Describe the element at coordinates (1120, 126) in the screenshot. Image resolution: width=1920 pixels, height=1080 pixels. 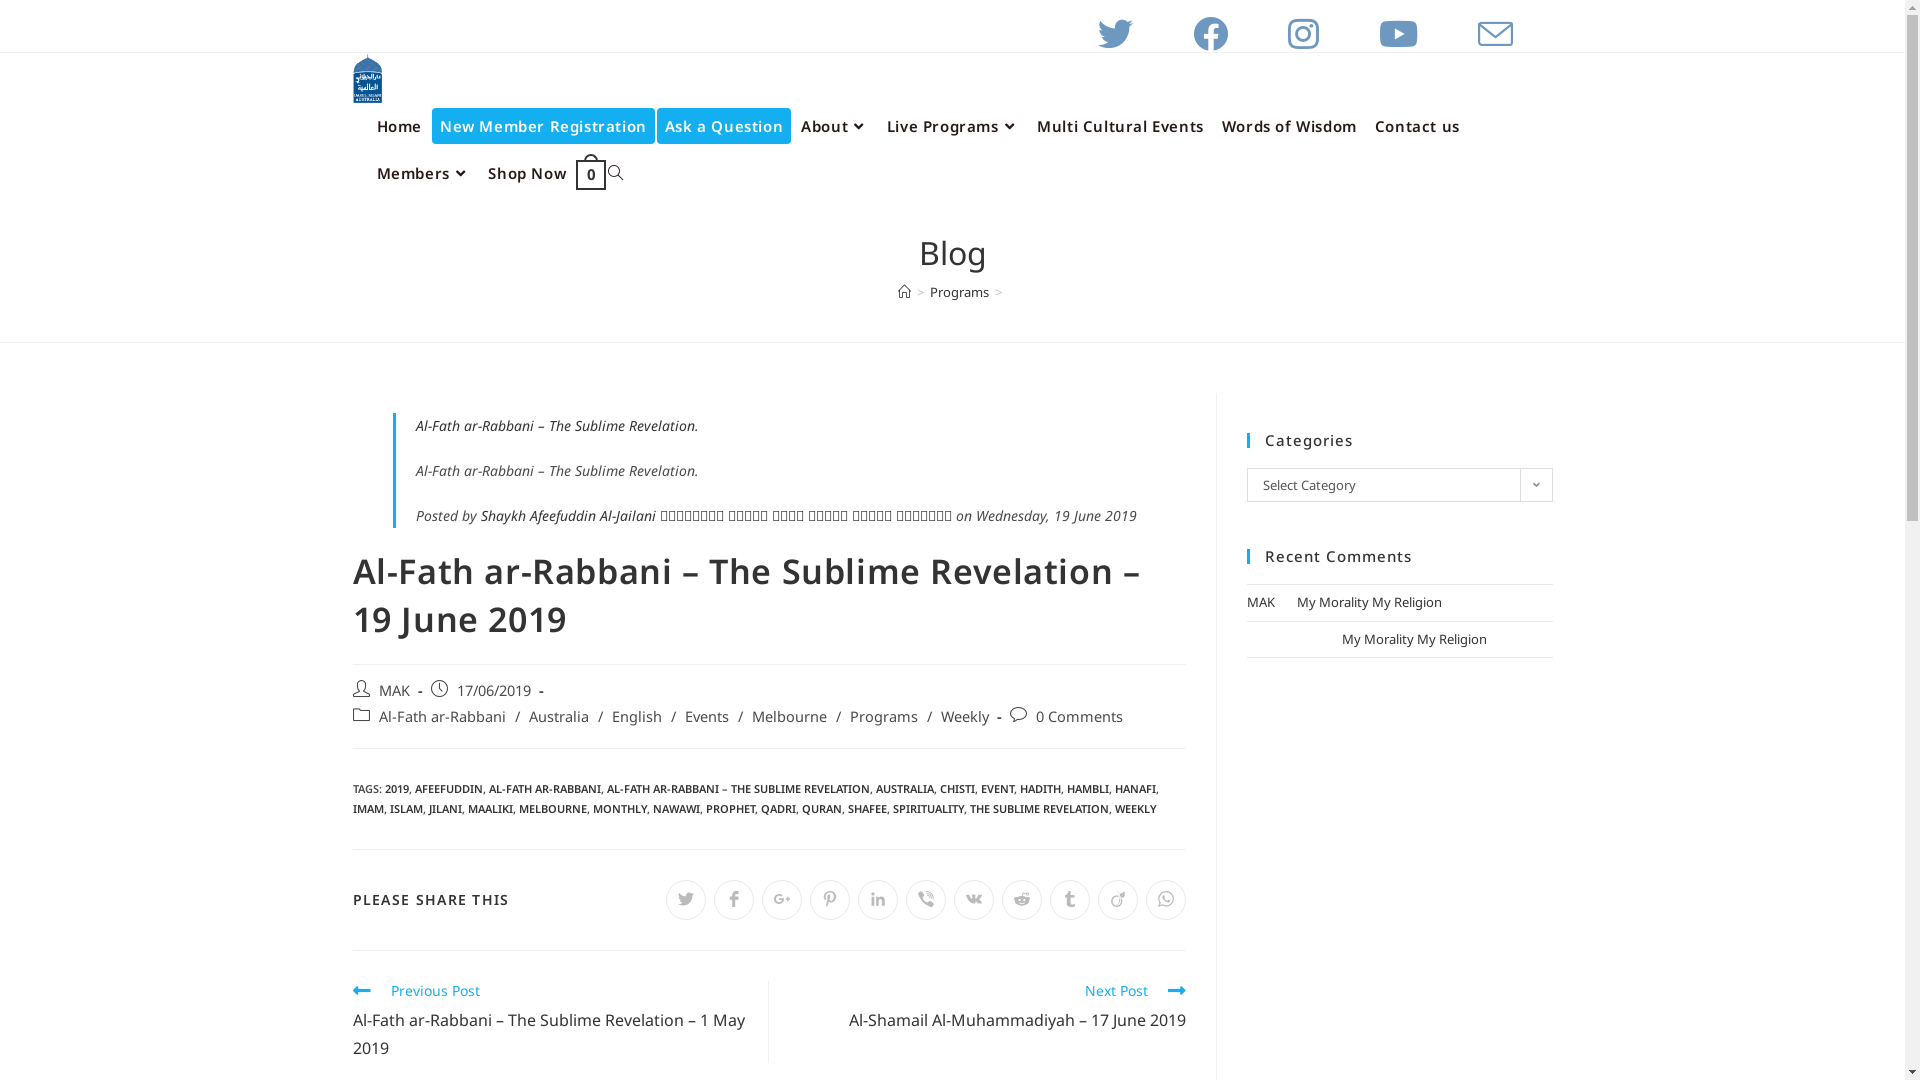
I see `'Multi Cultural Events'` at that location.